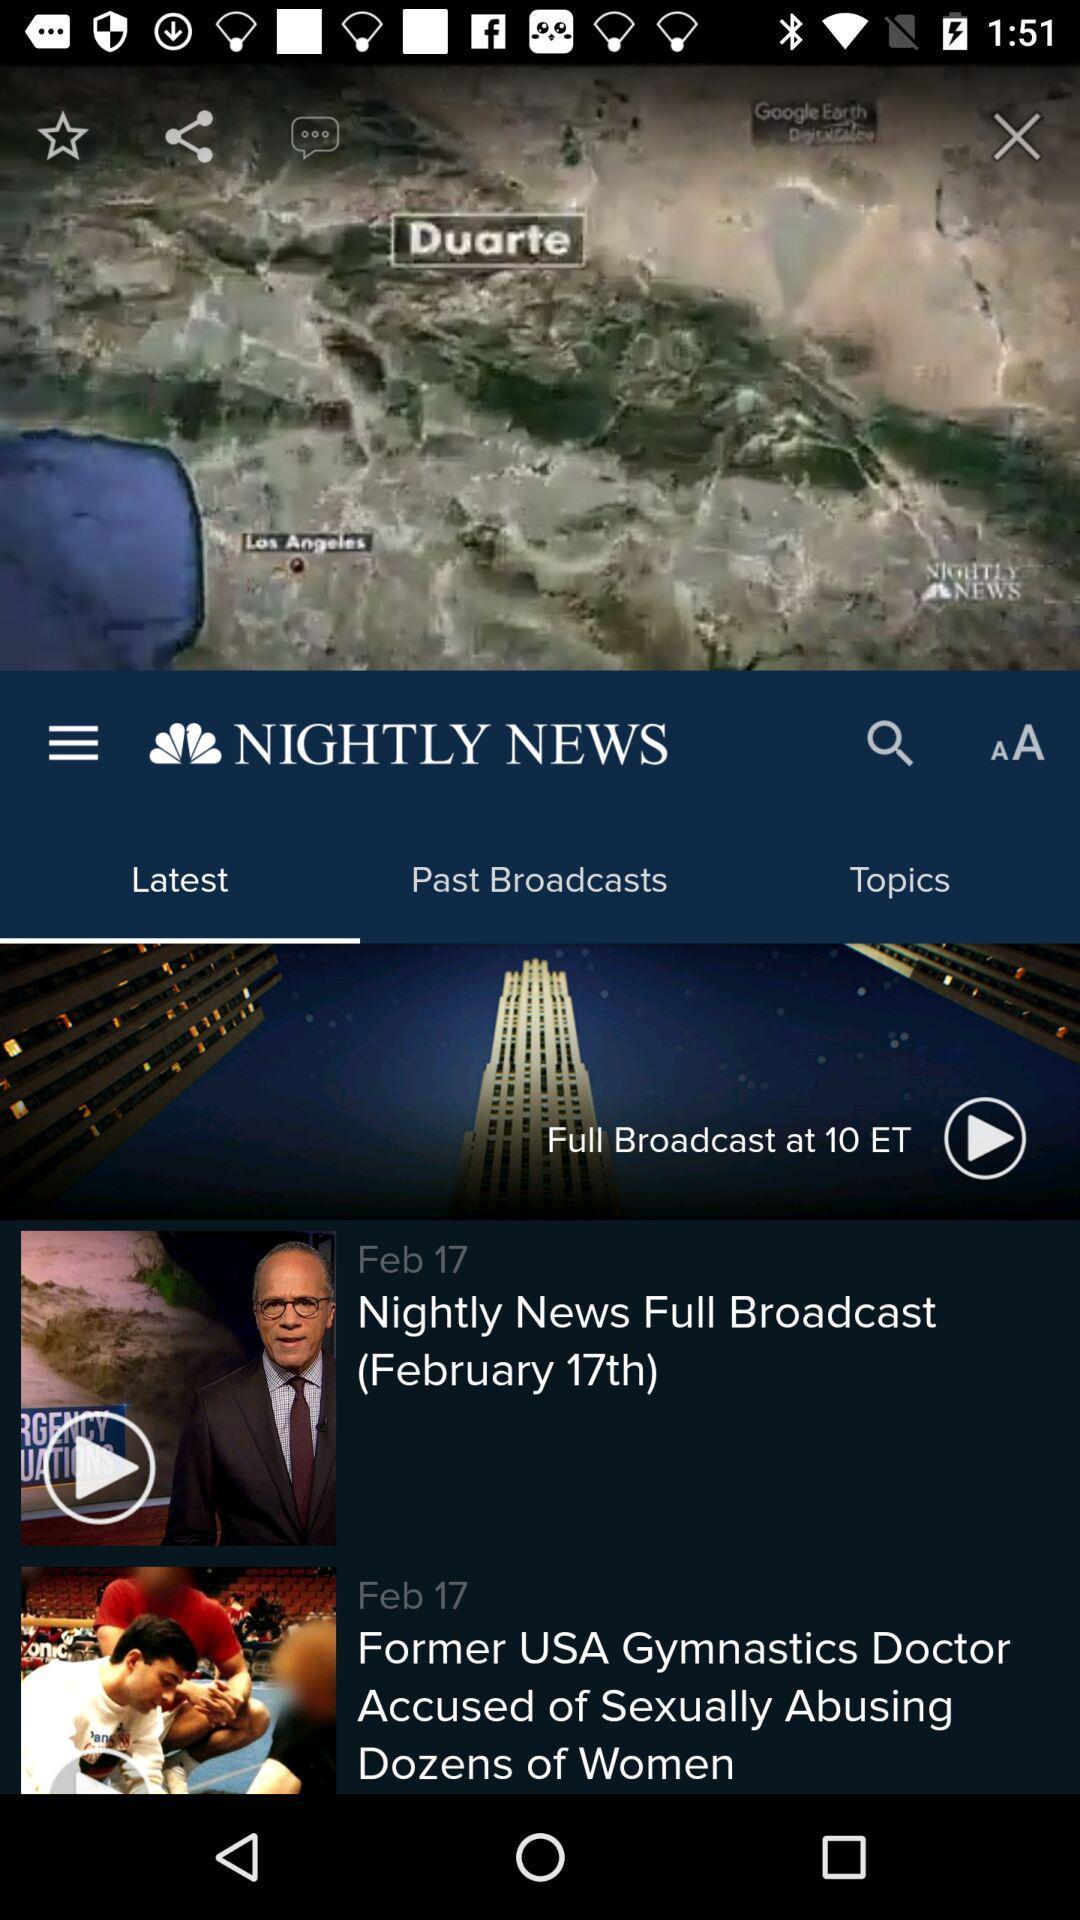 Image resolution: width=1080 pixels, height=1920 pixels. What do you see at coordinates (61, 135) in the screenshot?
I see `to star` at bounding box center [61, 135].